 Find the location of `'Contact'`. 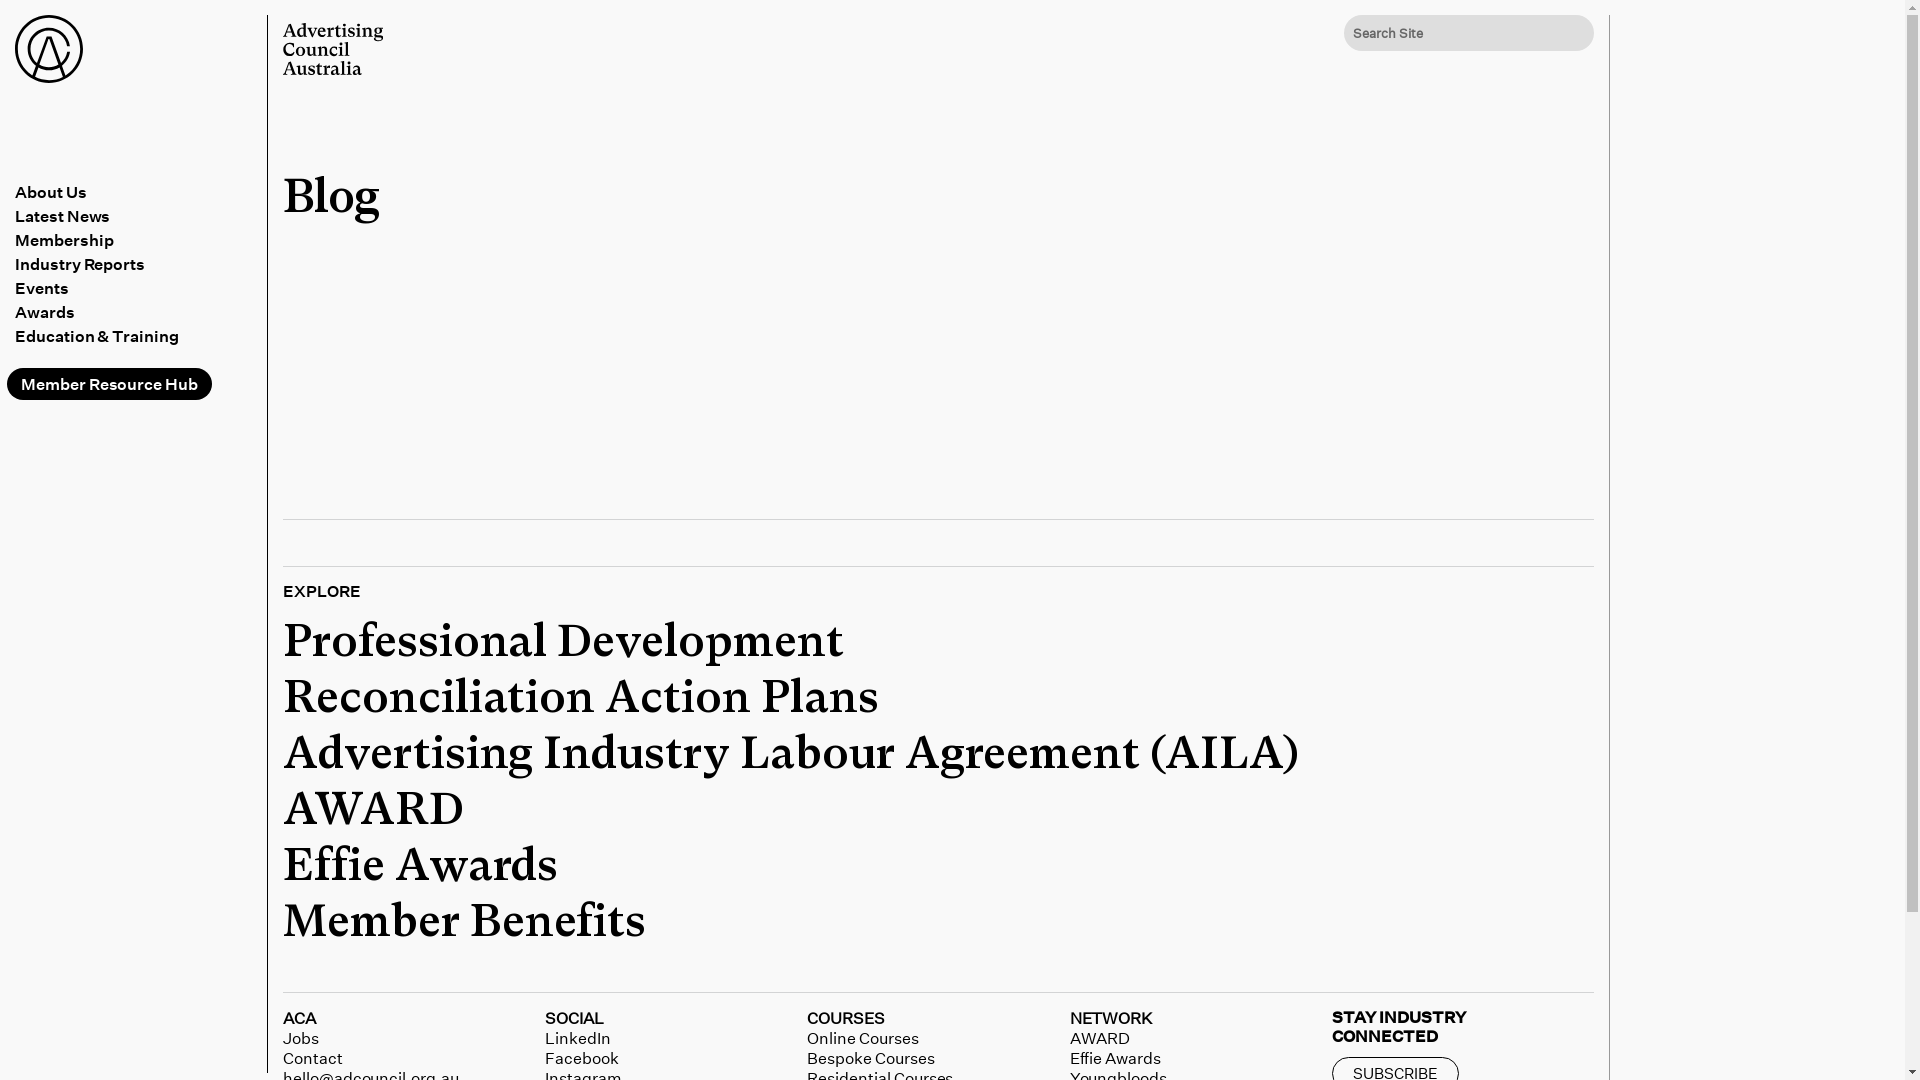

'Contact' is located at coordinates (282, 1056).